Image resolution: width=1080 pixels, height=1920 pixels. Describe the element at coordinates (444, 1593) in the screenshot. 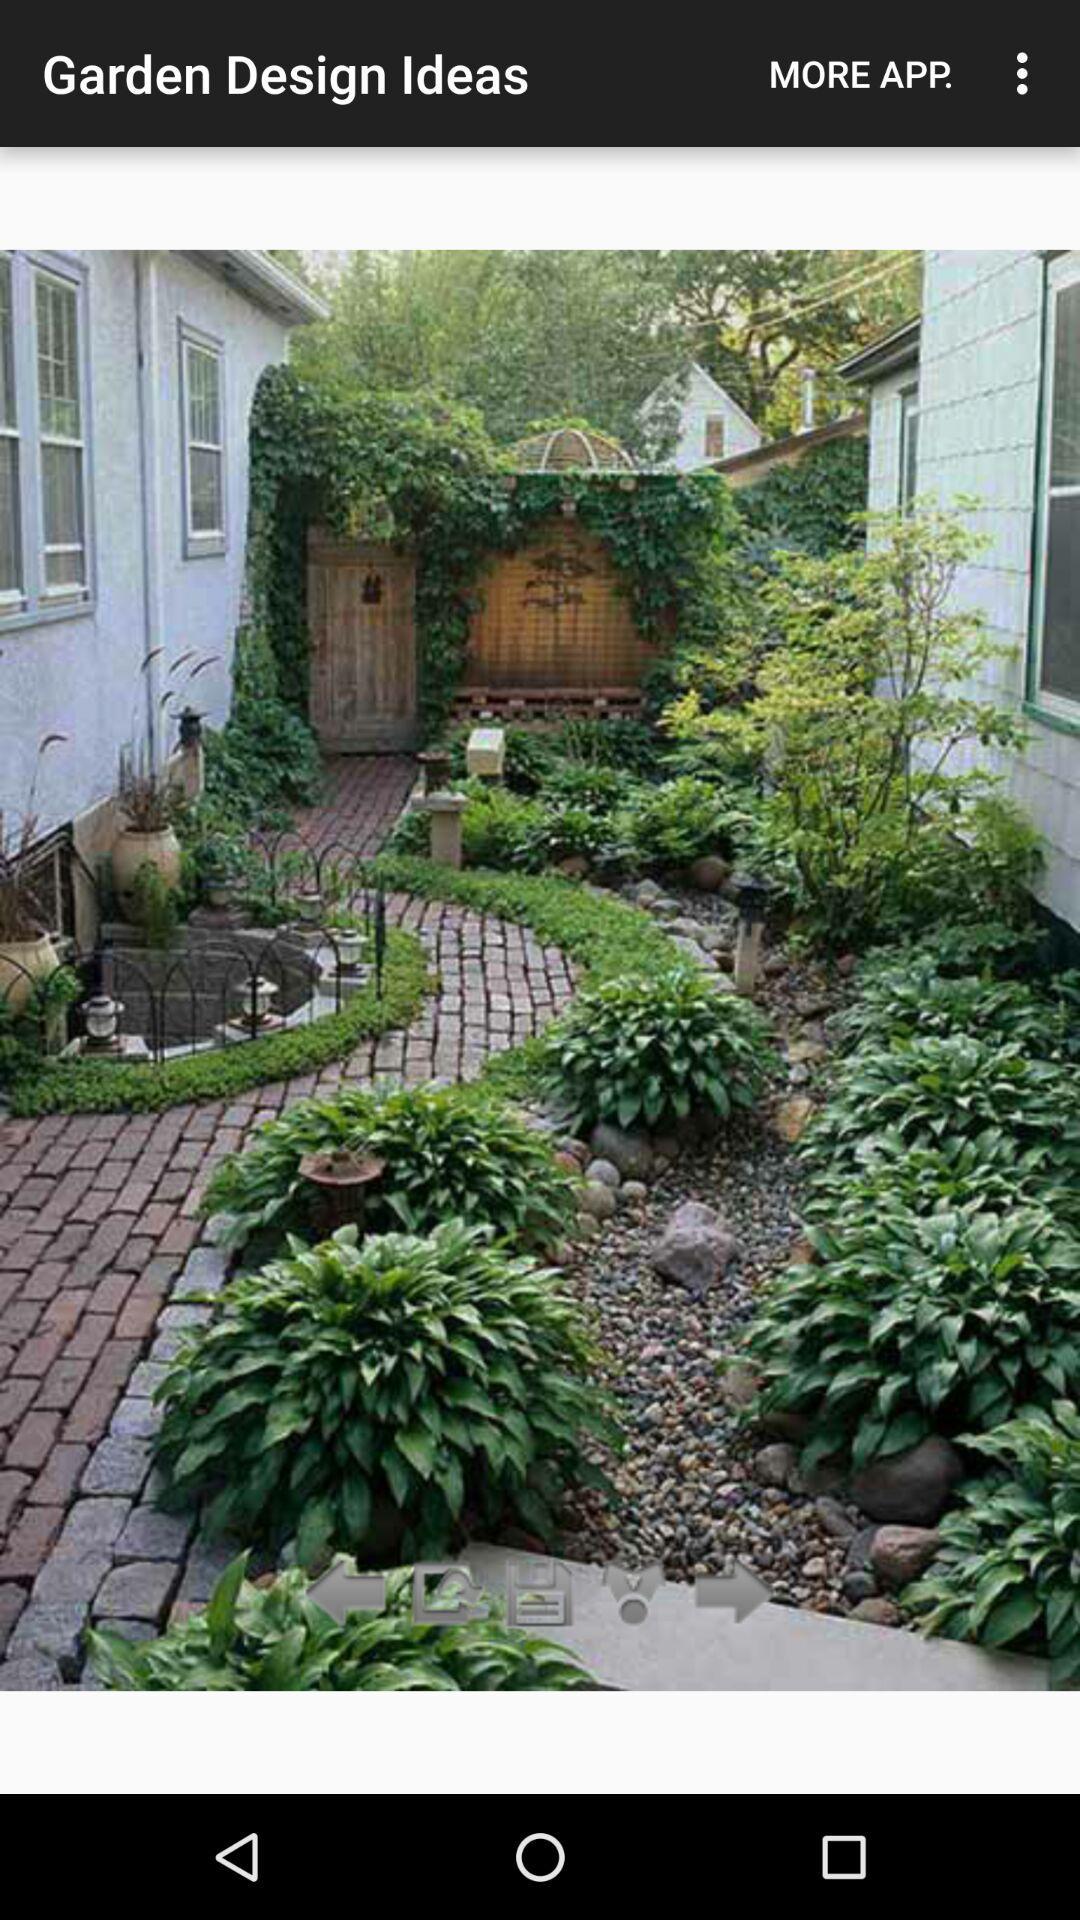

I see `the item below the garden design ideas icon` at that location.